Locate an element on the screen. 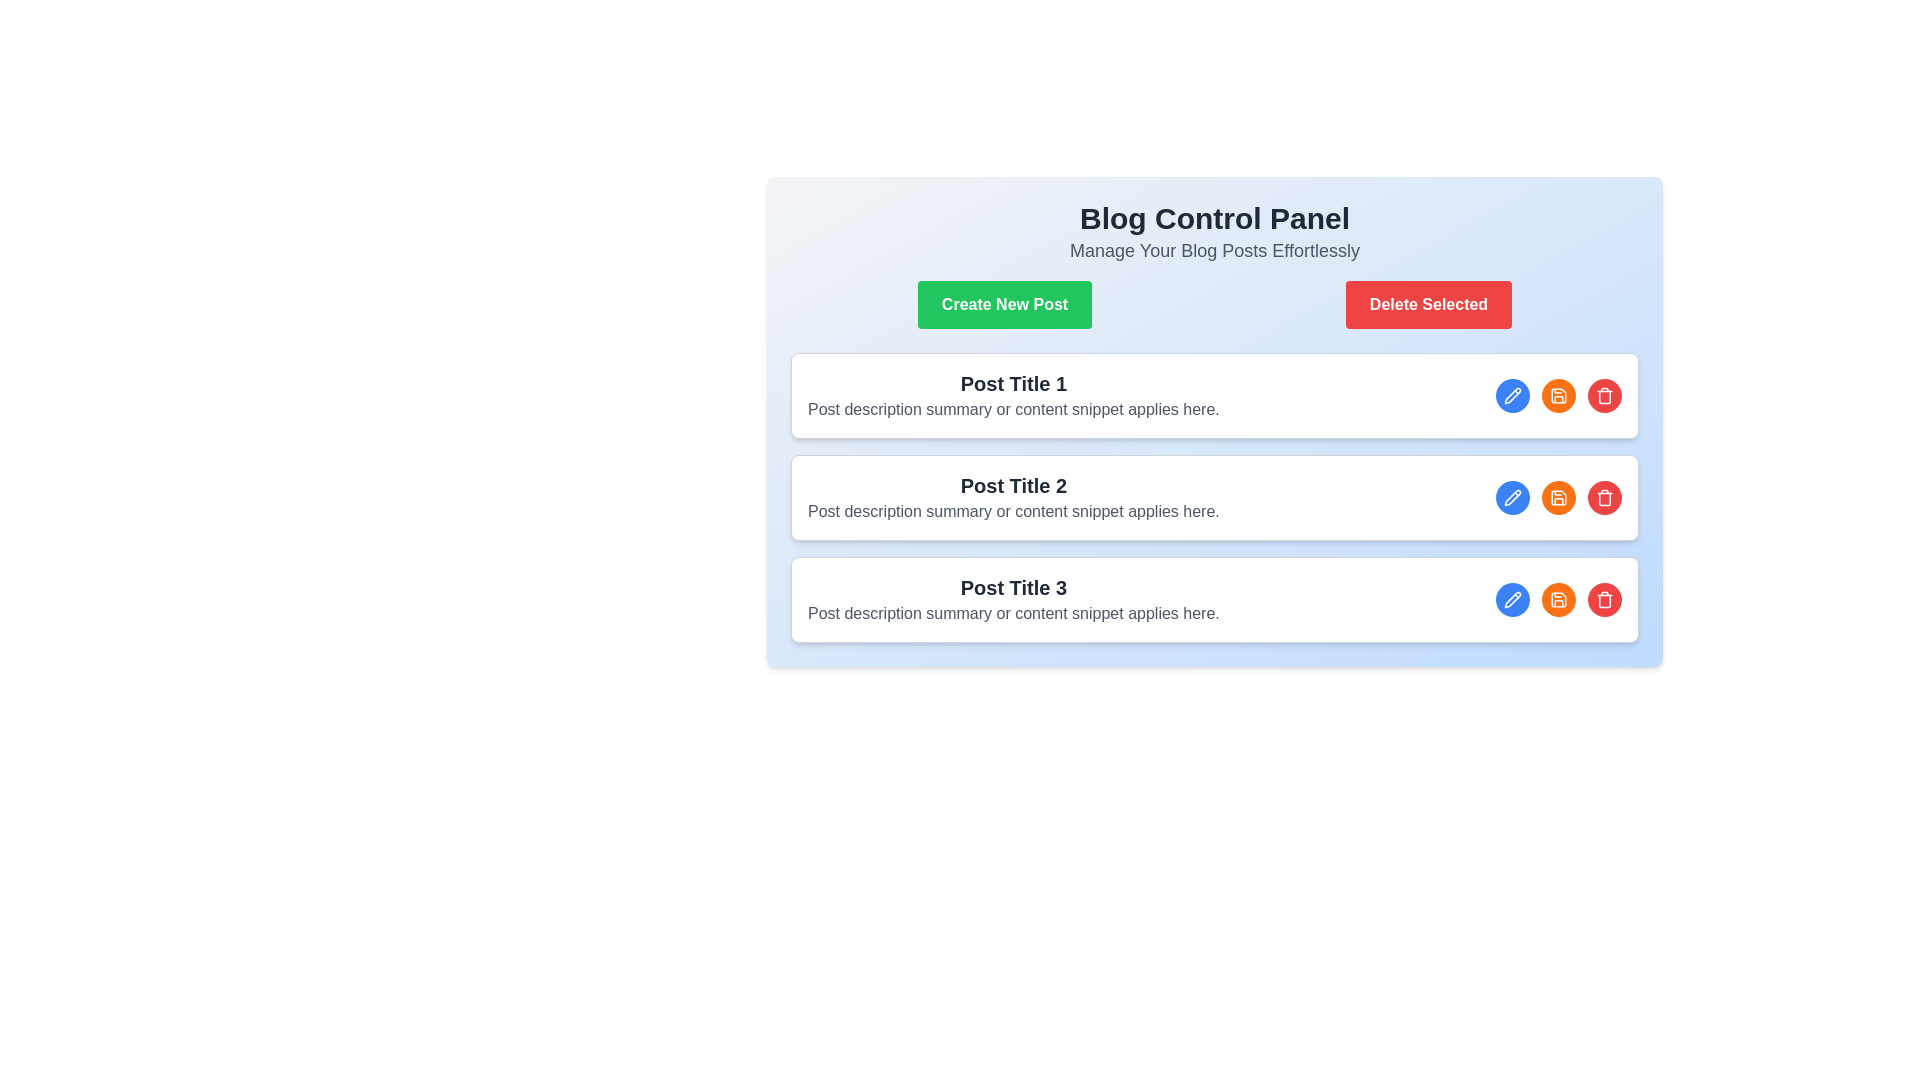  the Text content area displaying a heading and a supporting description that contains 'Post Title 2' and 'Post description summary or content snippet applies here.' is located at coordinates (1013, 496).